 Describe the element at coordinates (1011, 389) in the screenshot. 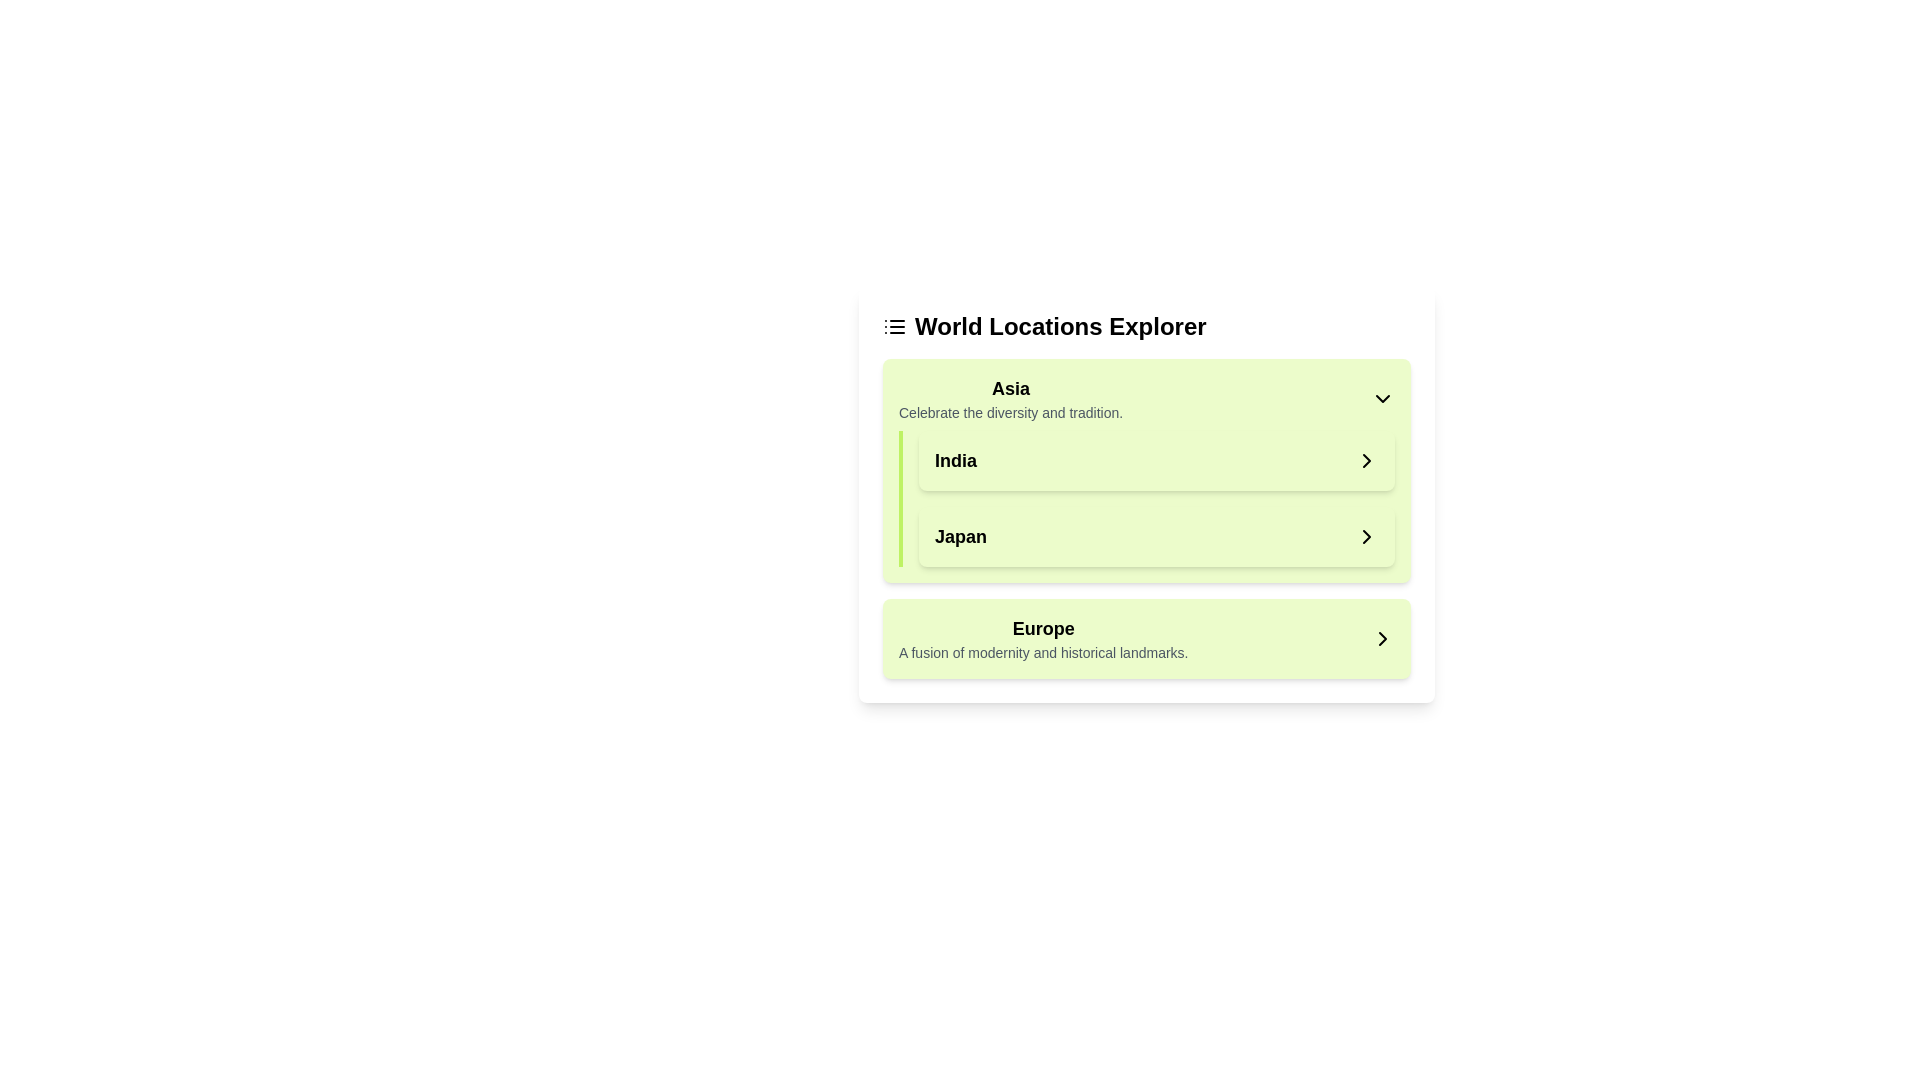

I see `the Text Label that serves as the title for the 'Asia' section, which is positioned above the smaller text description` at that location.